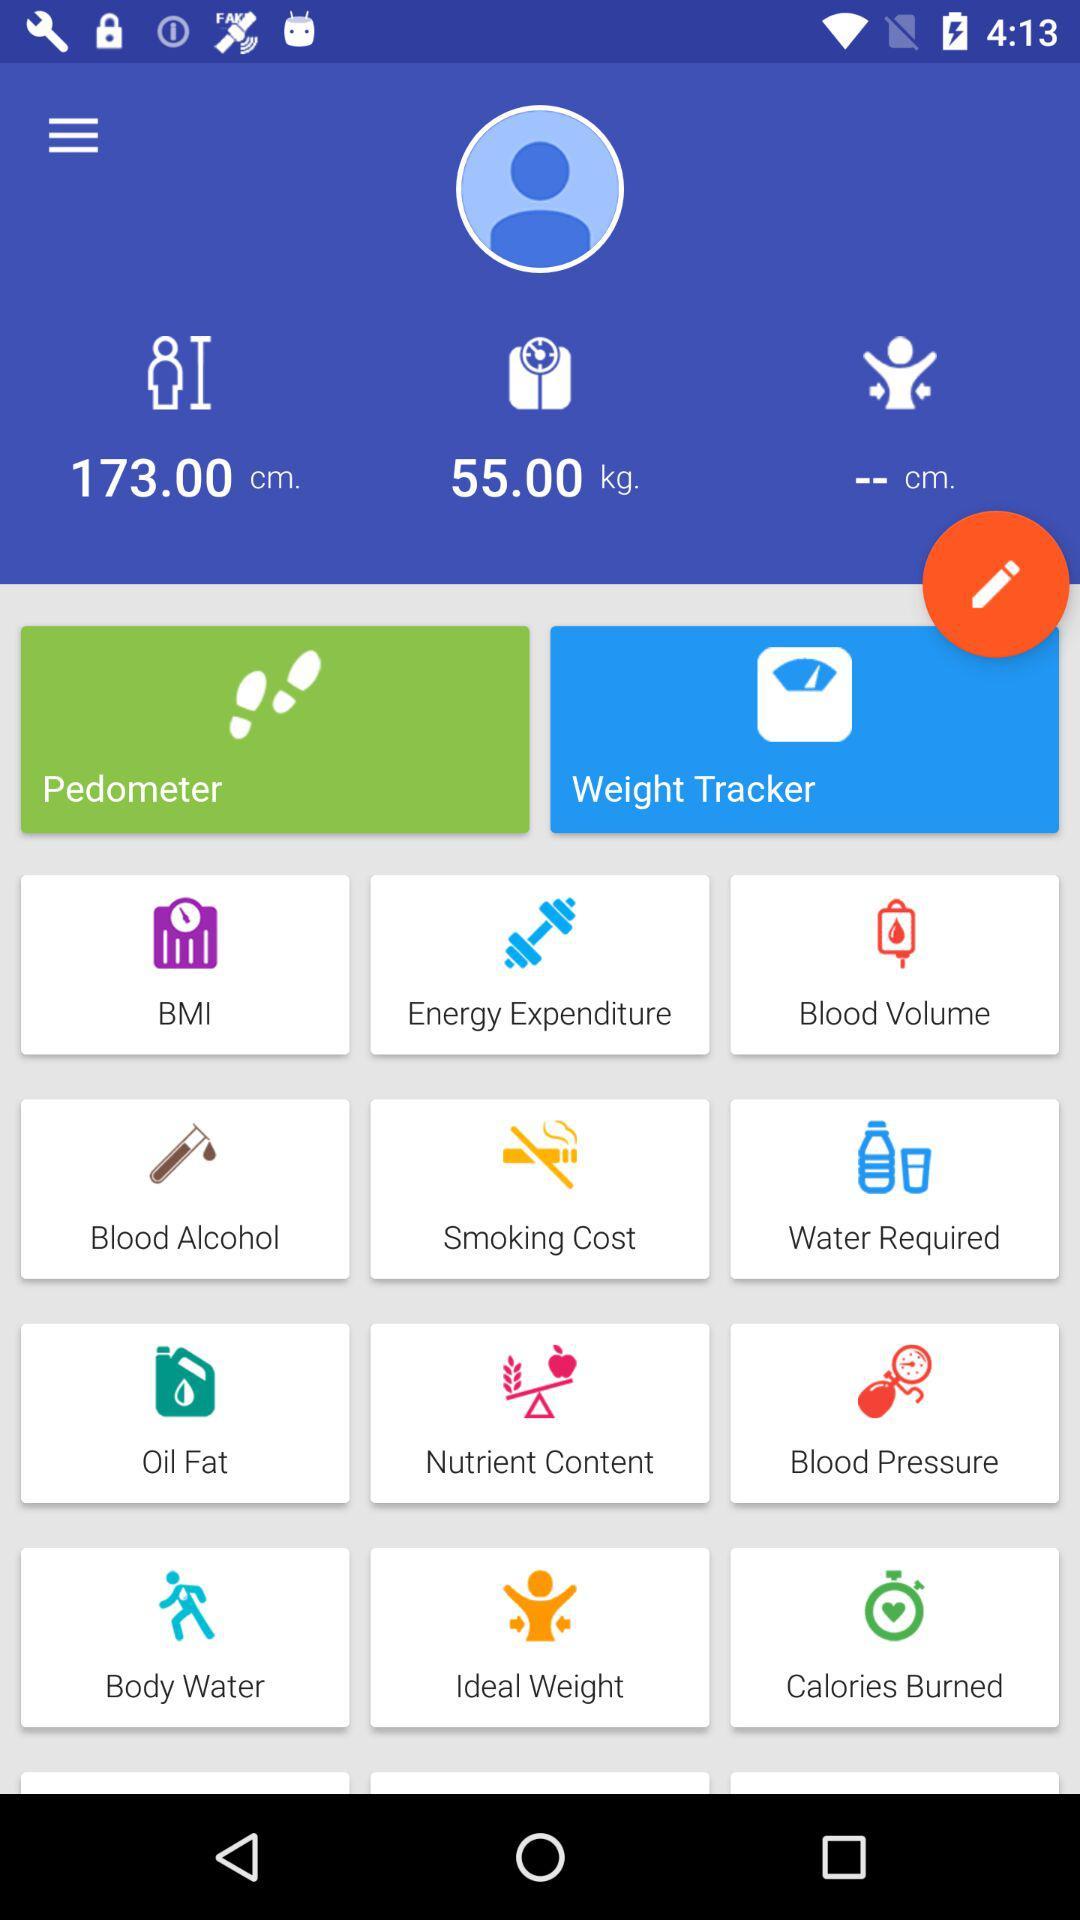 The width and height of the screenshot is (1080, 1920). I want to click on the edit icon, so click(995, 583).